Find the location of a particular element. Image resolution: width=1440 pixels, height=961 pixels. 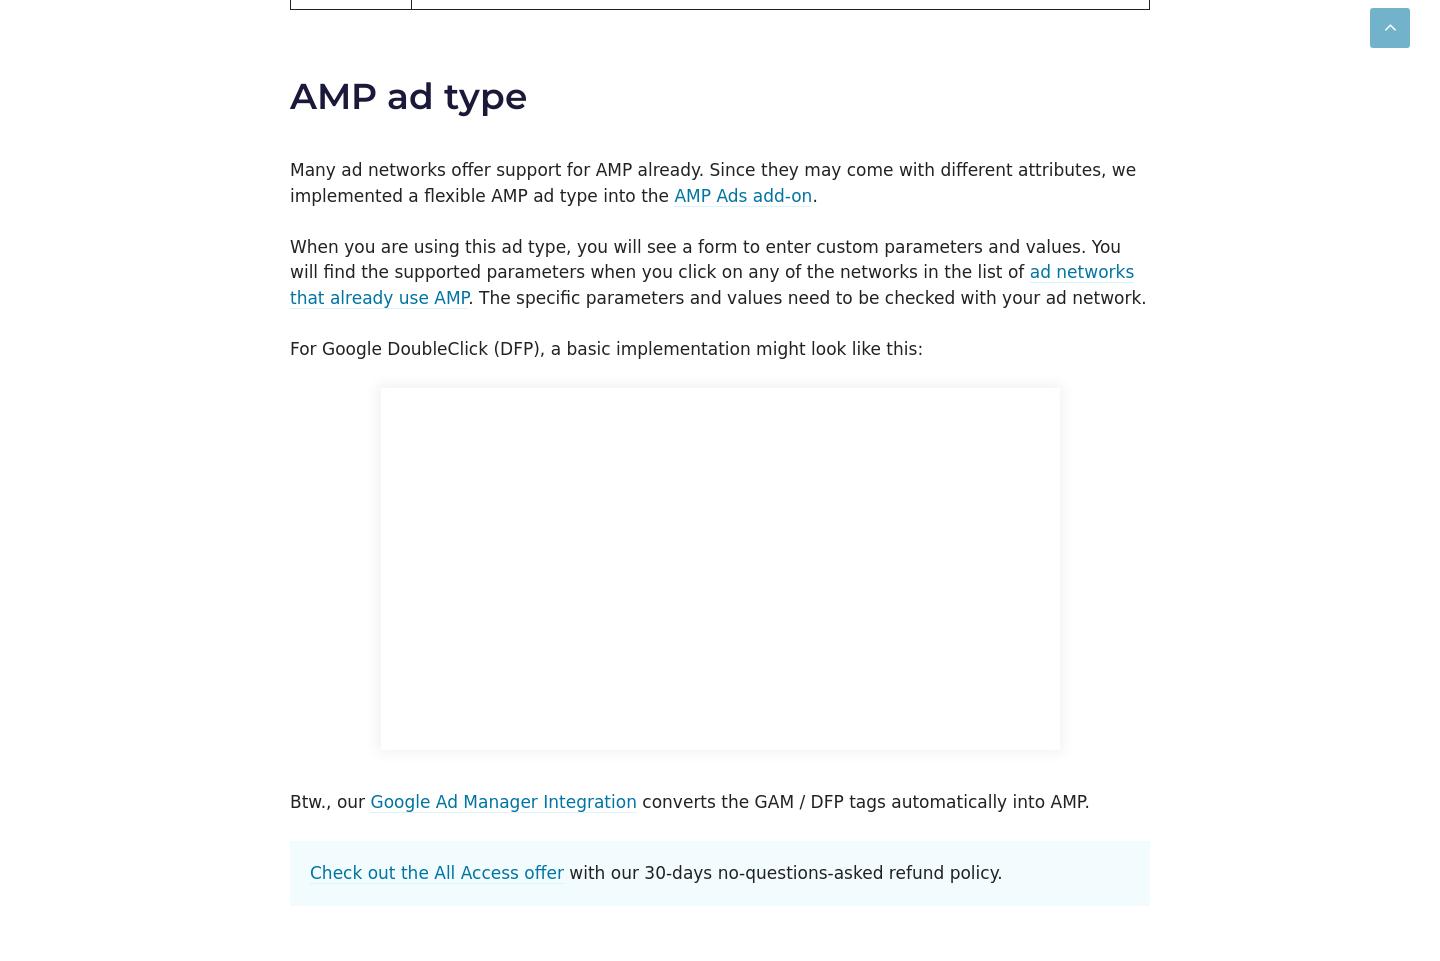

'AMP ad type' is located at coordinates (407, 96).